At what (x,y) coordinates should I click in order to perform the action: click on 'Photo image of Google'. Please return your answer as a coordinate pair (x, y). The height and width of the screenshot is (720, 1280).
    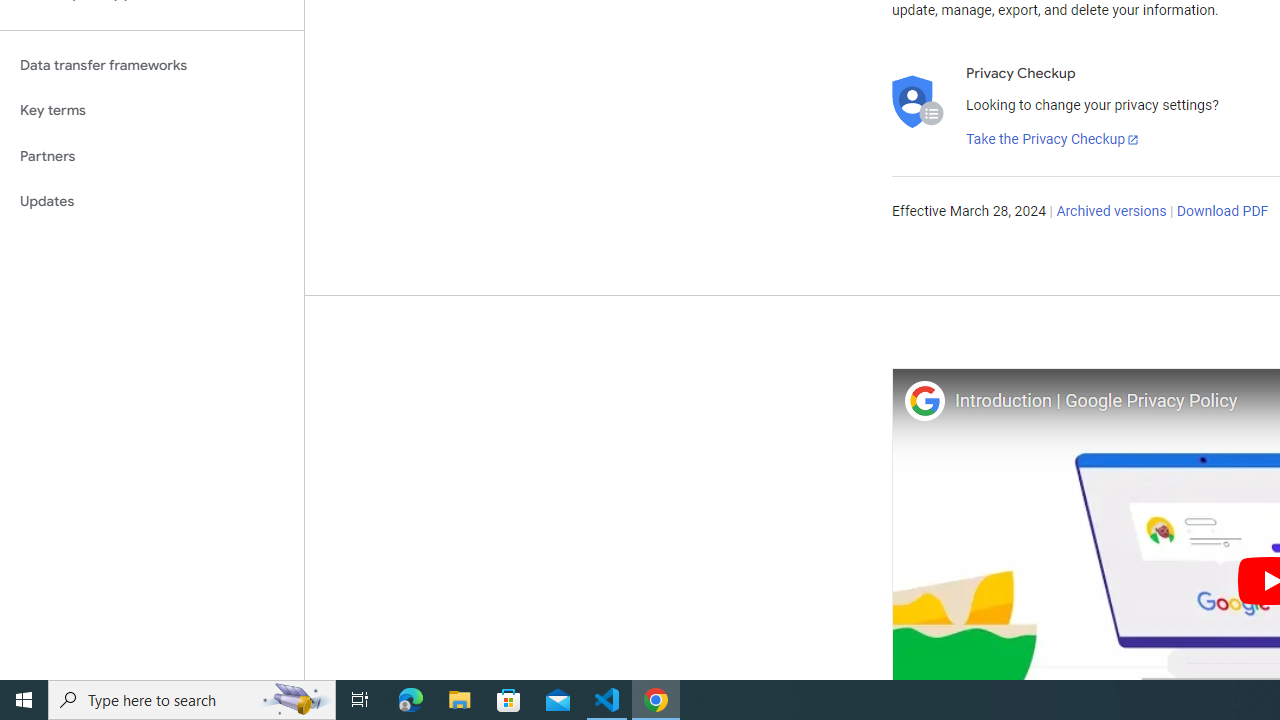
    Looking at the image, I should click on (923, 400).